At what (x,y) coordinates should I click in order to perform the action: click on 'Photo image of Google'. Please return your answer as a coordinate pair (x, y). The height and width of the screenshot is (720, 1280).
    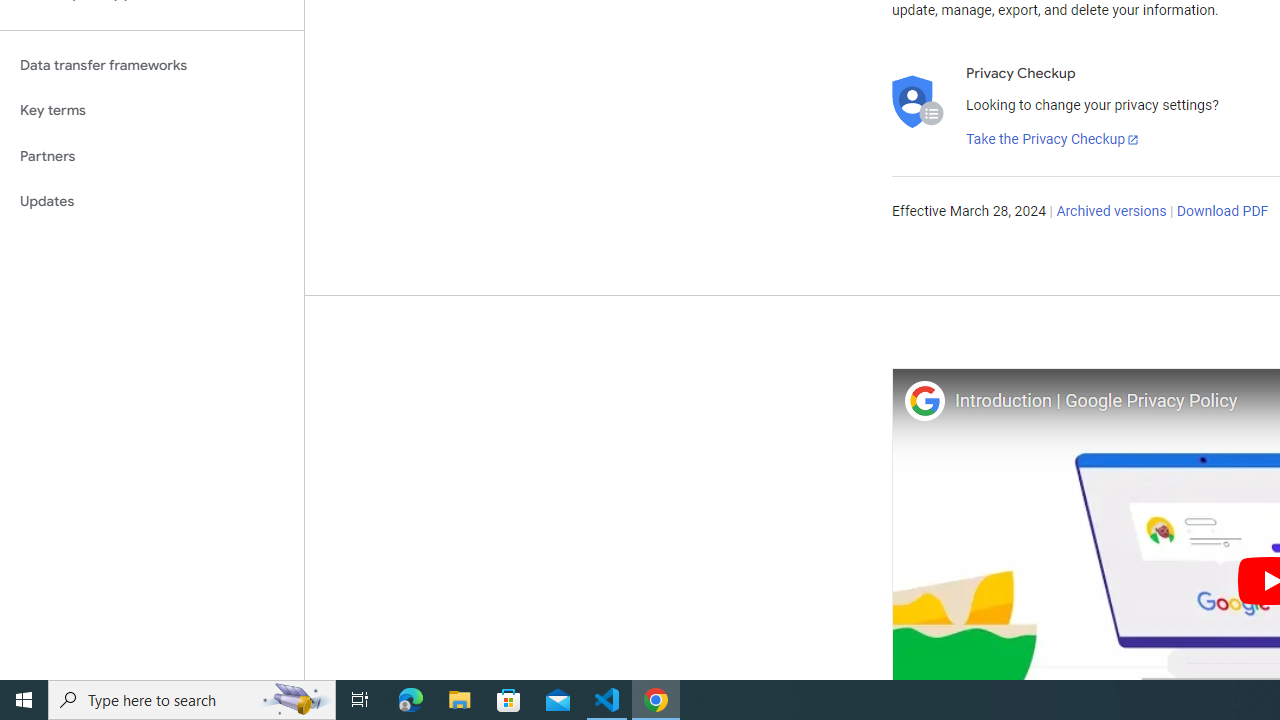
    Looking at the image, I should click on (923, 400).